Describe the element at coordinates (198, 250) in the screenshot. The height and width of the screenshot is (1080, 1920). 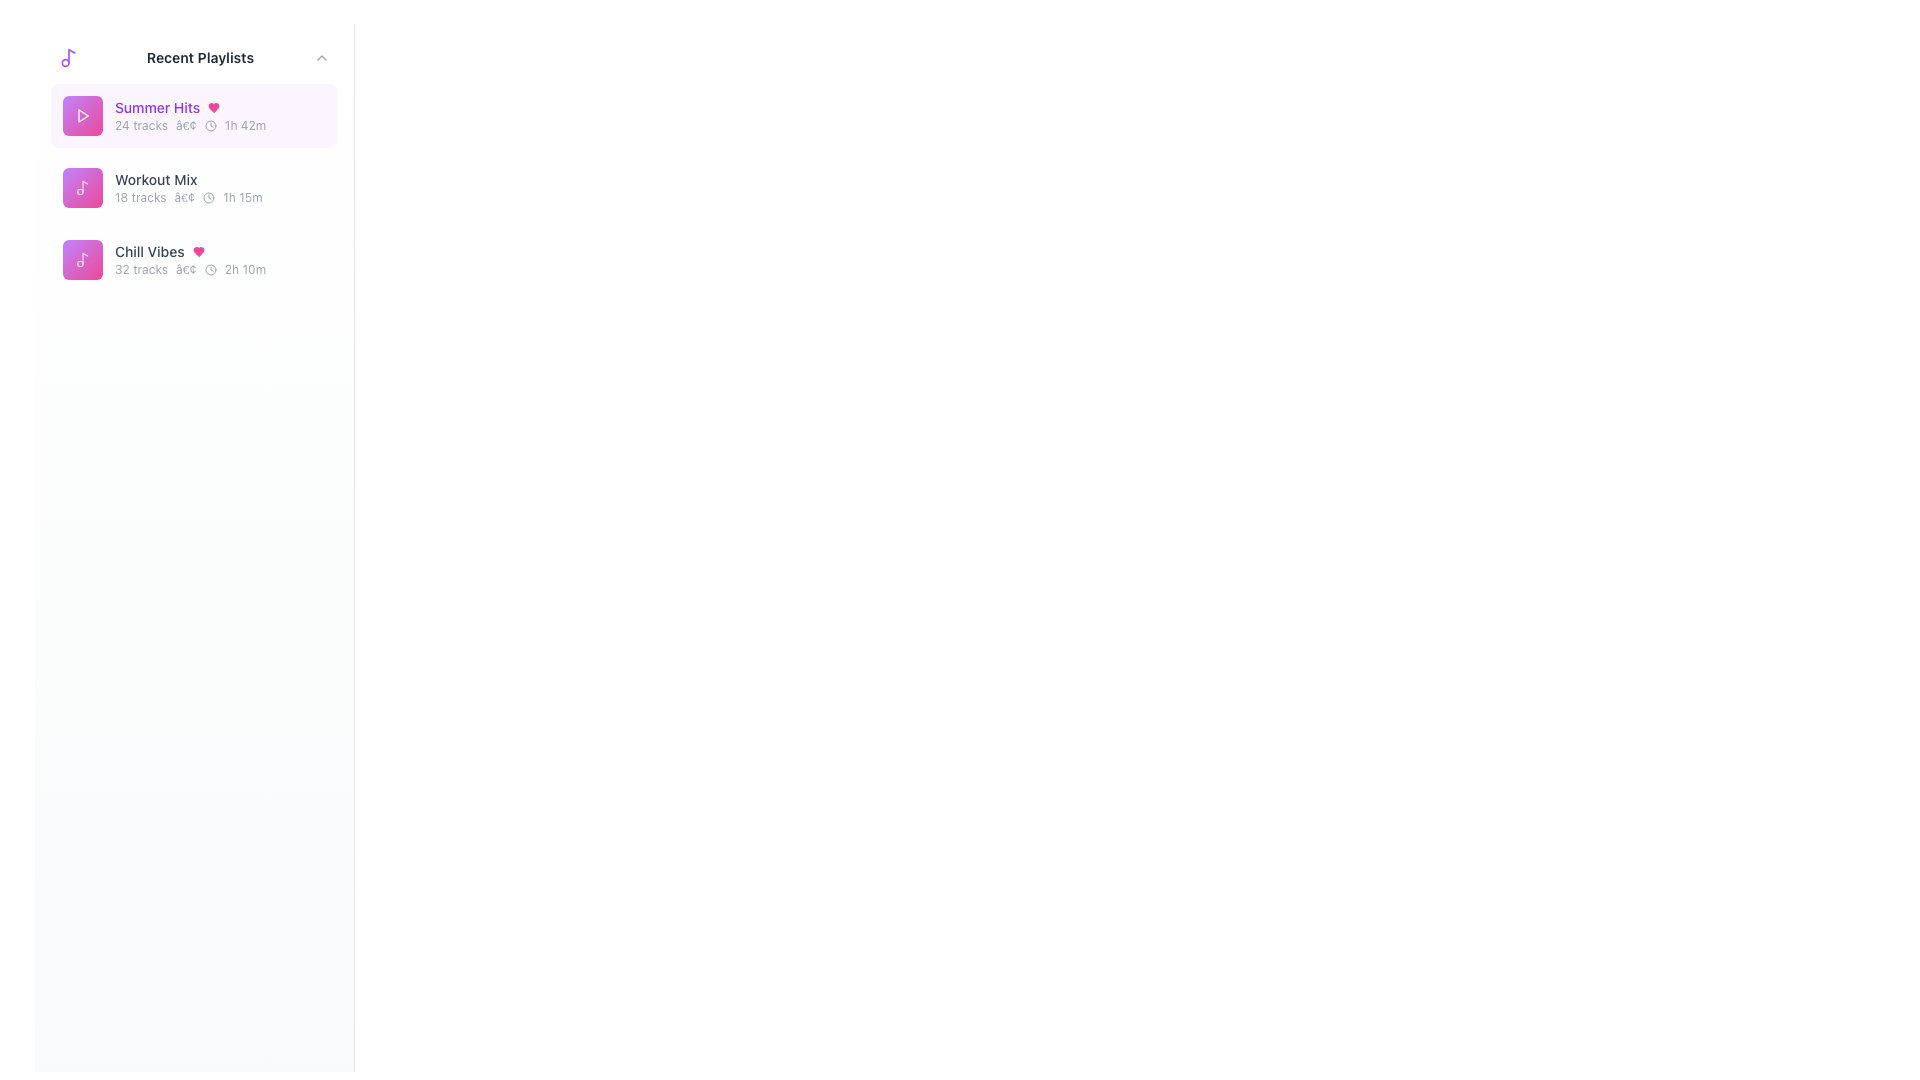
I see `the heart icon in the third position of the 'Recent Playlists' list for the 'Chill Vibes' playlist` at that location.